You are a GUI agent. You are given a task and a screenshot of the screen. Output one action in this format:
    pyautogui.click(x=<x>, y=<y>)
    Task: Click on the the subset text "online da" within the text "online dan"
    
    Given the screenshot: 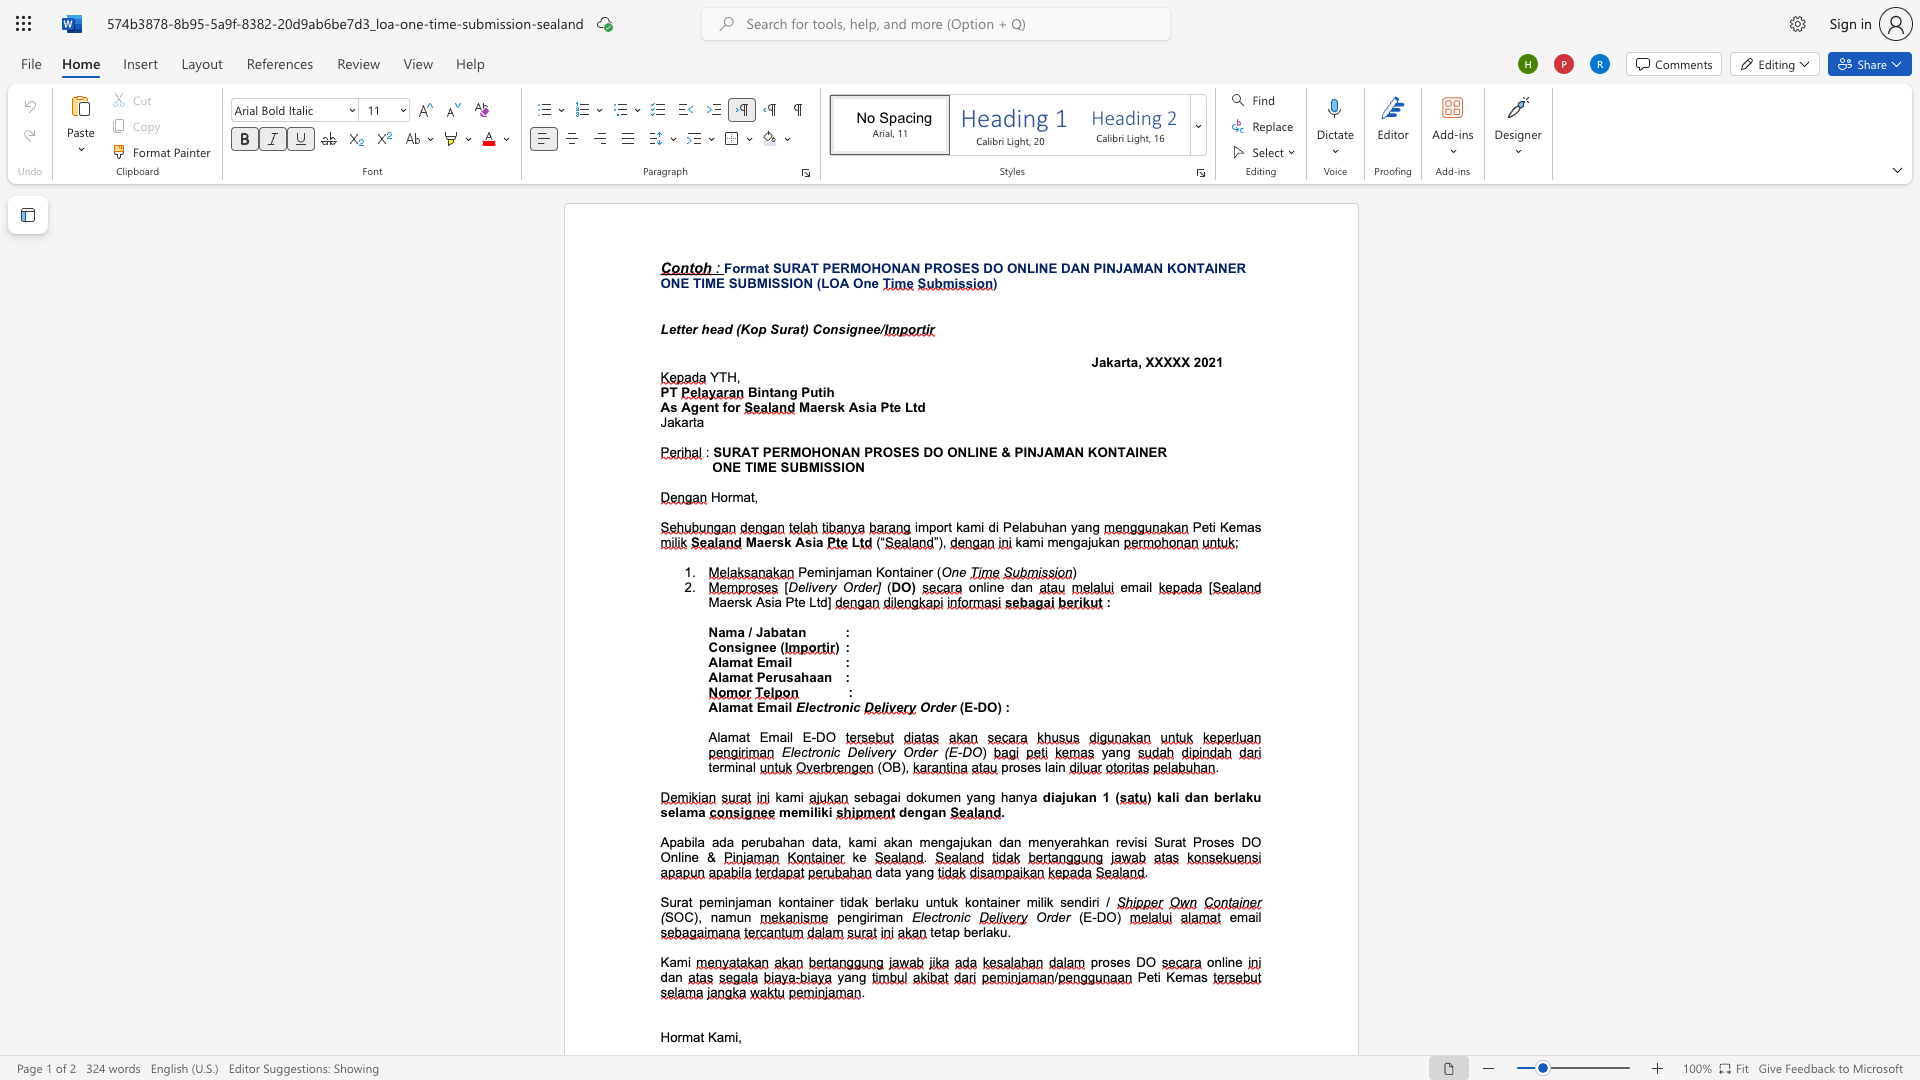 What is the action you would take?
    pyautogui.click(x=968, y=586)
    